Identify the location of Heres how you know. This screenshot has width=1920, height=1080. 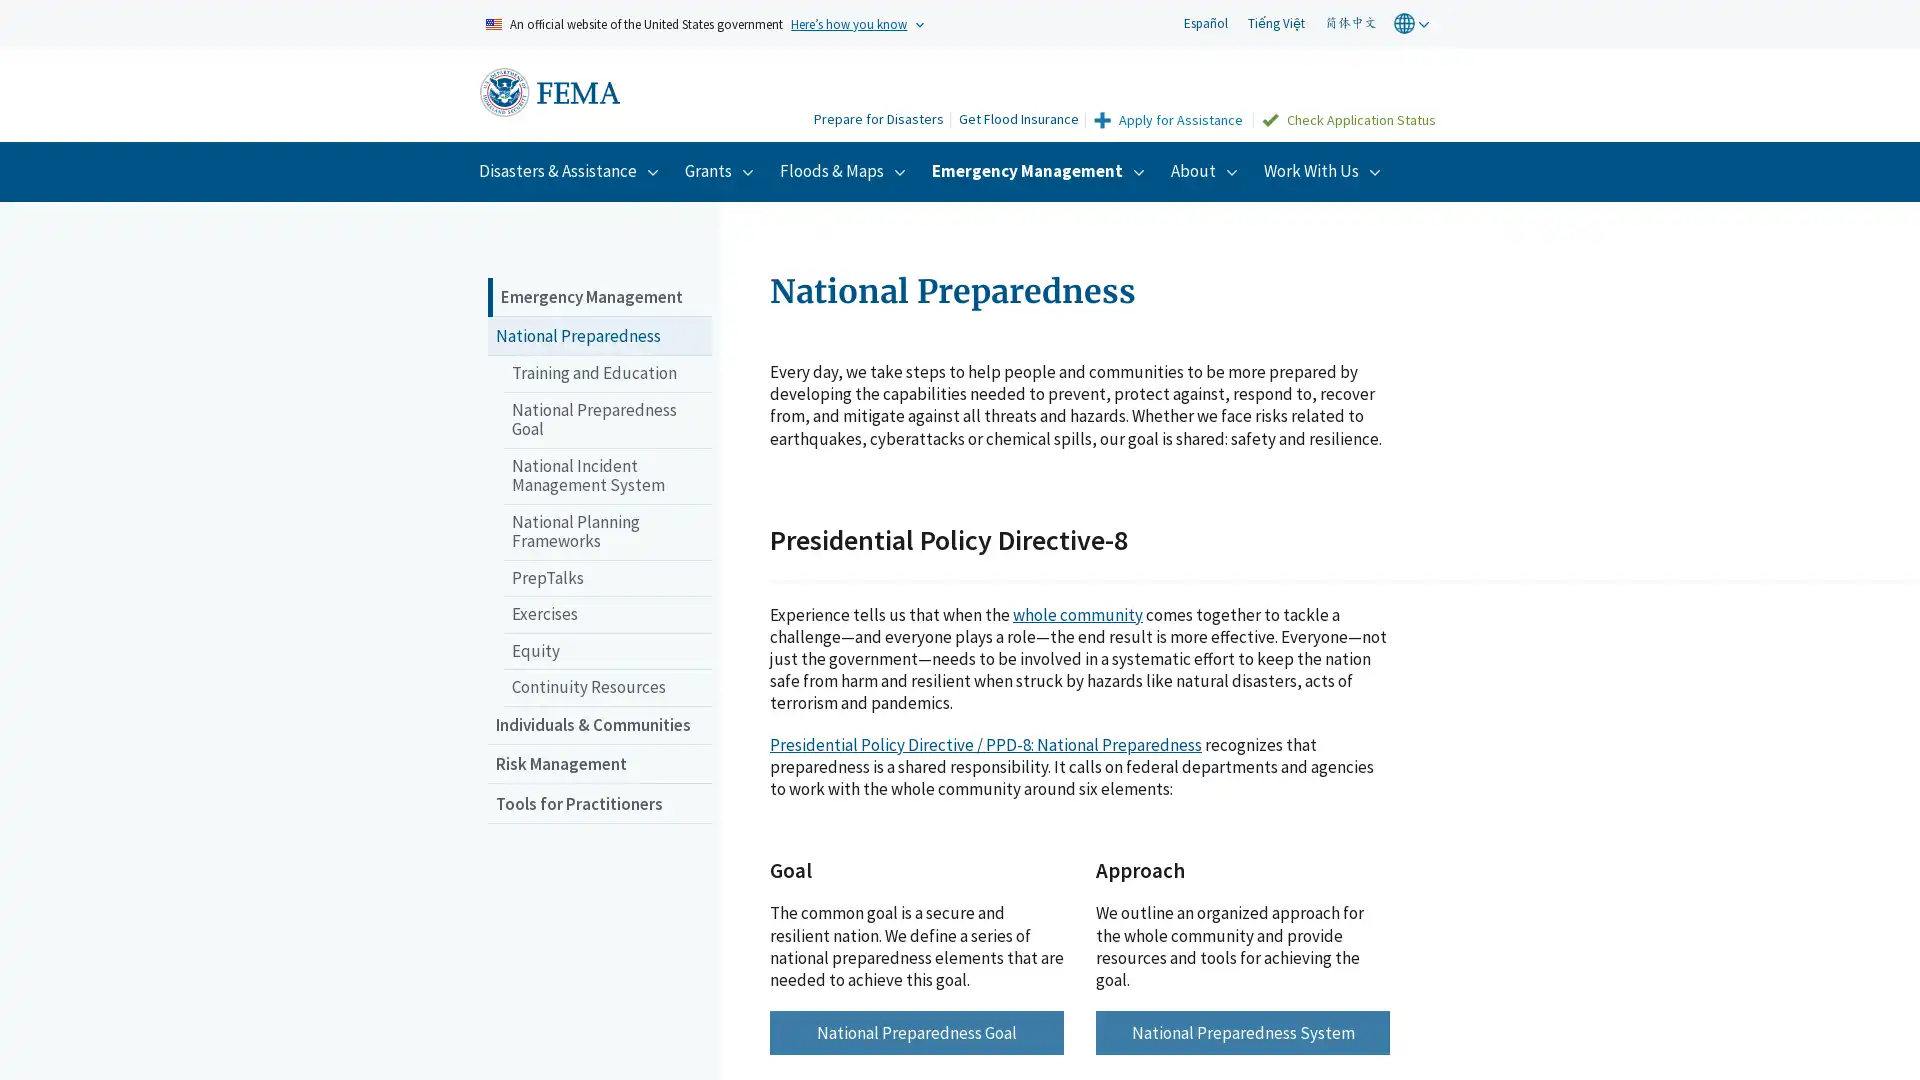
(849, 23).